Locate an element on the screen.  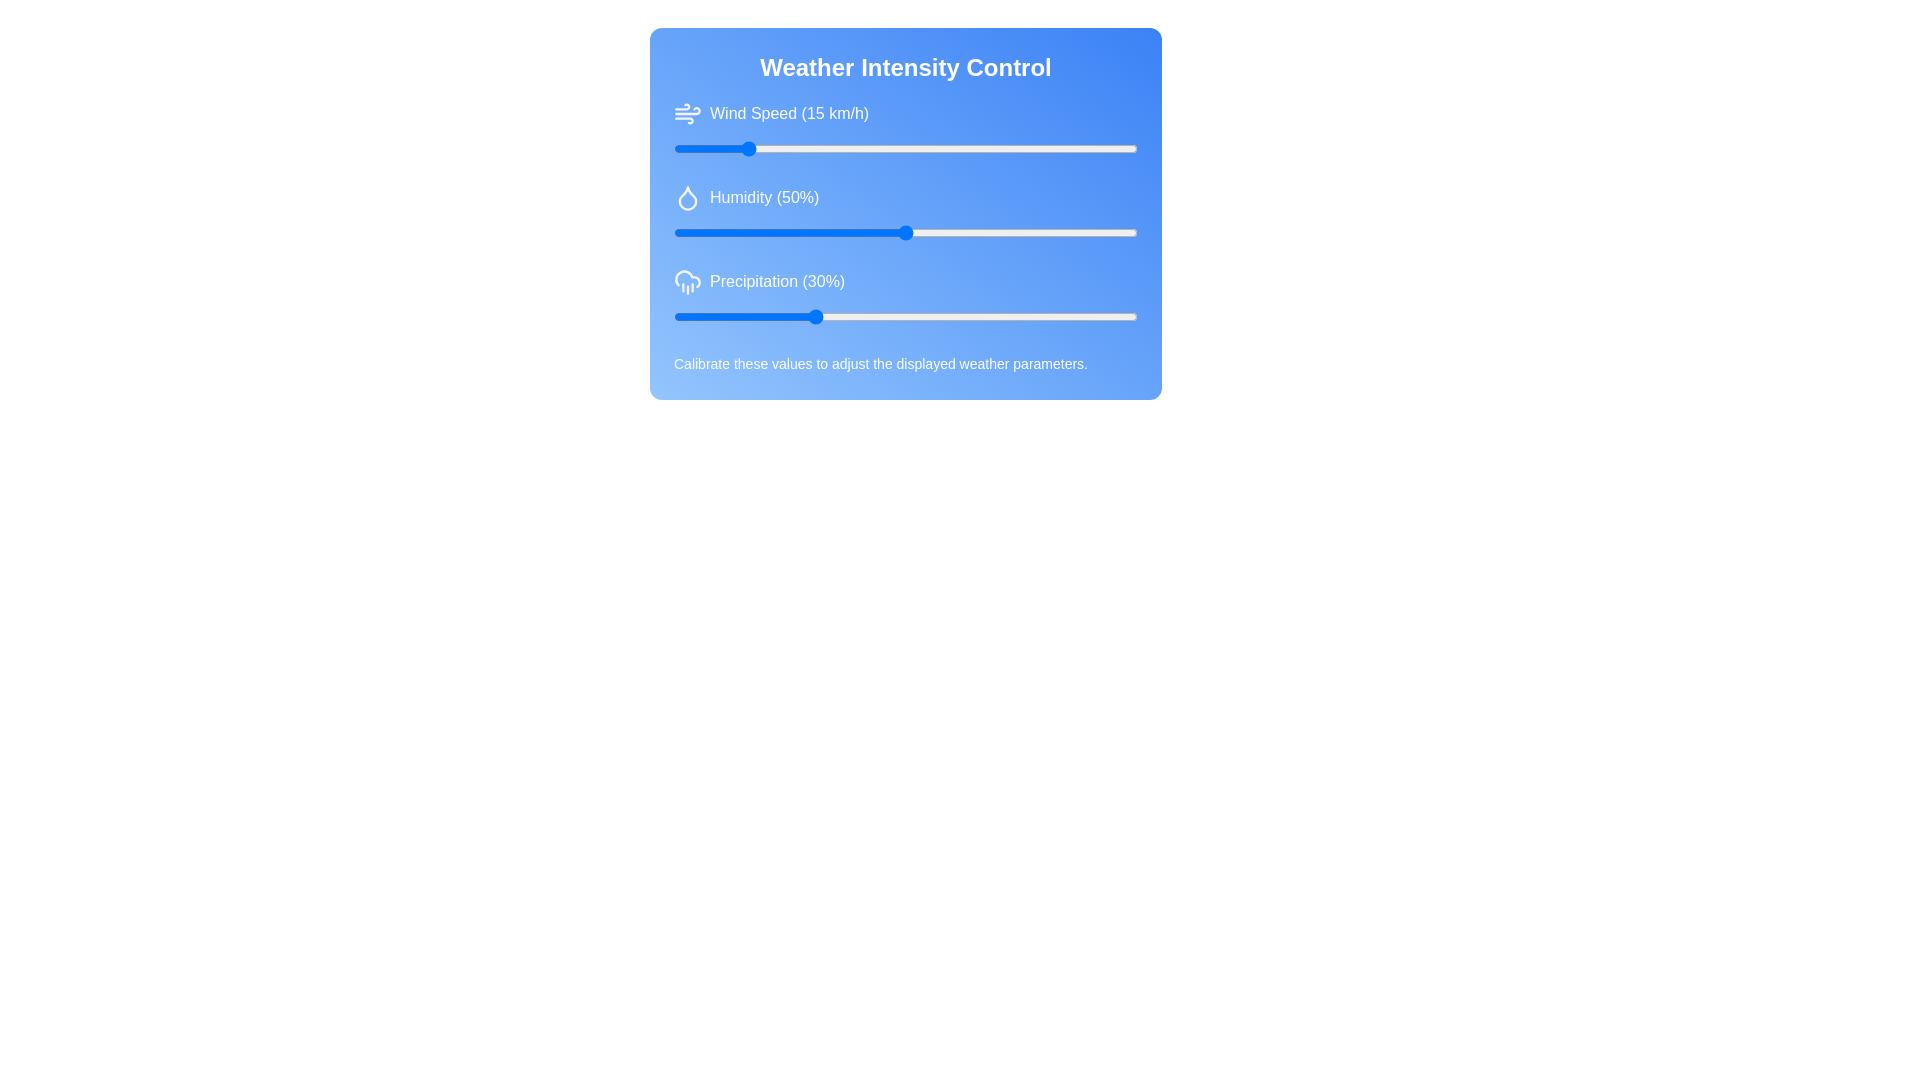
the wind speed is located at coordinates (1031, 148).